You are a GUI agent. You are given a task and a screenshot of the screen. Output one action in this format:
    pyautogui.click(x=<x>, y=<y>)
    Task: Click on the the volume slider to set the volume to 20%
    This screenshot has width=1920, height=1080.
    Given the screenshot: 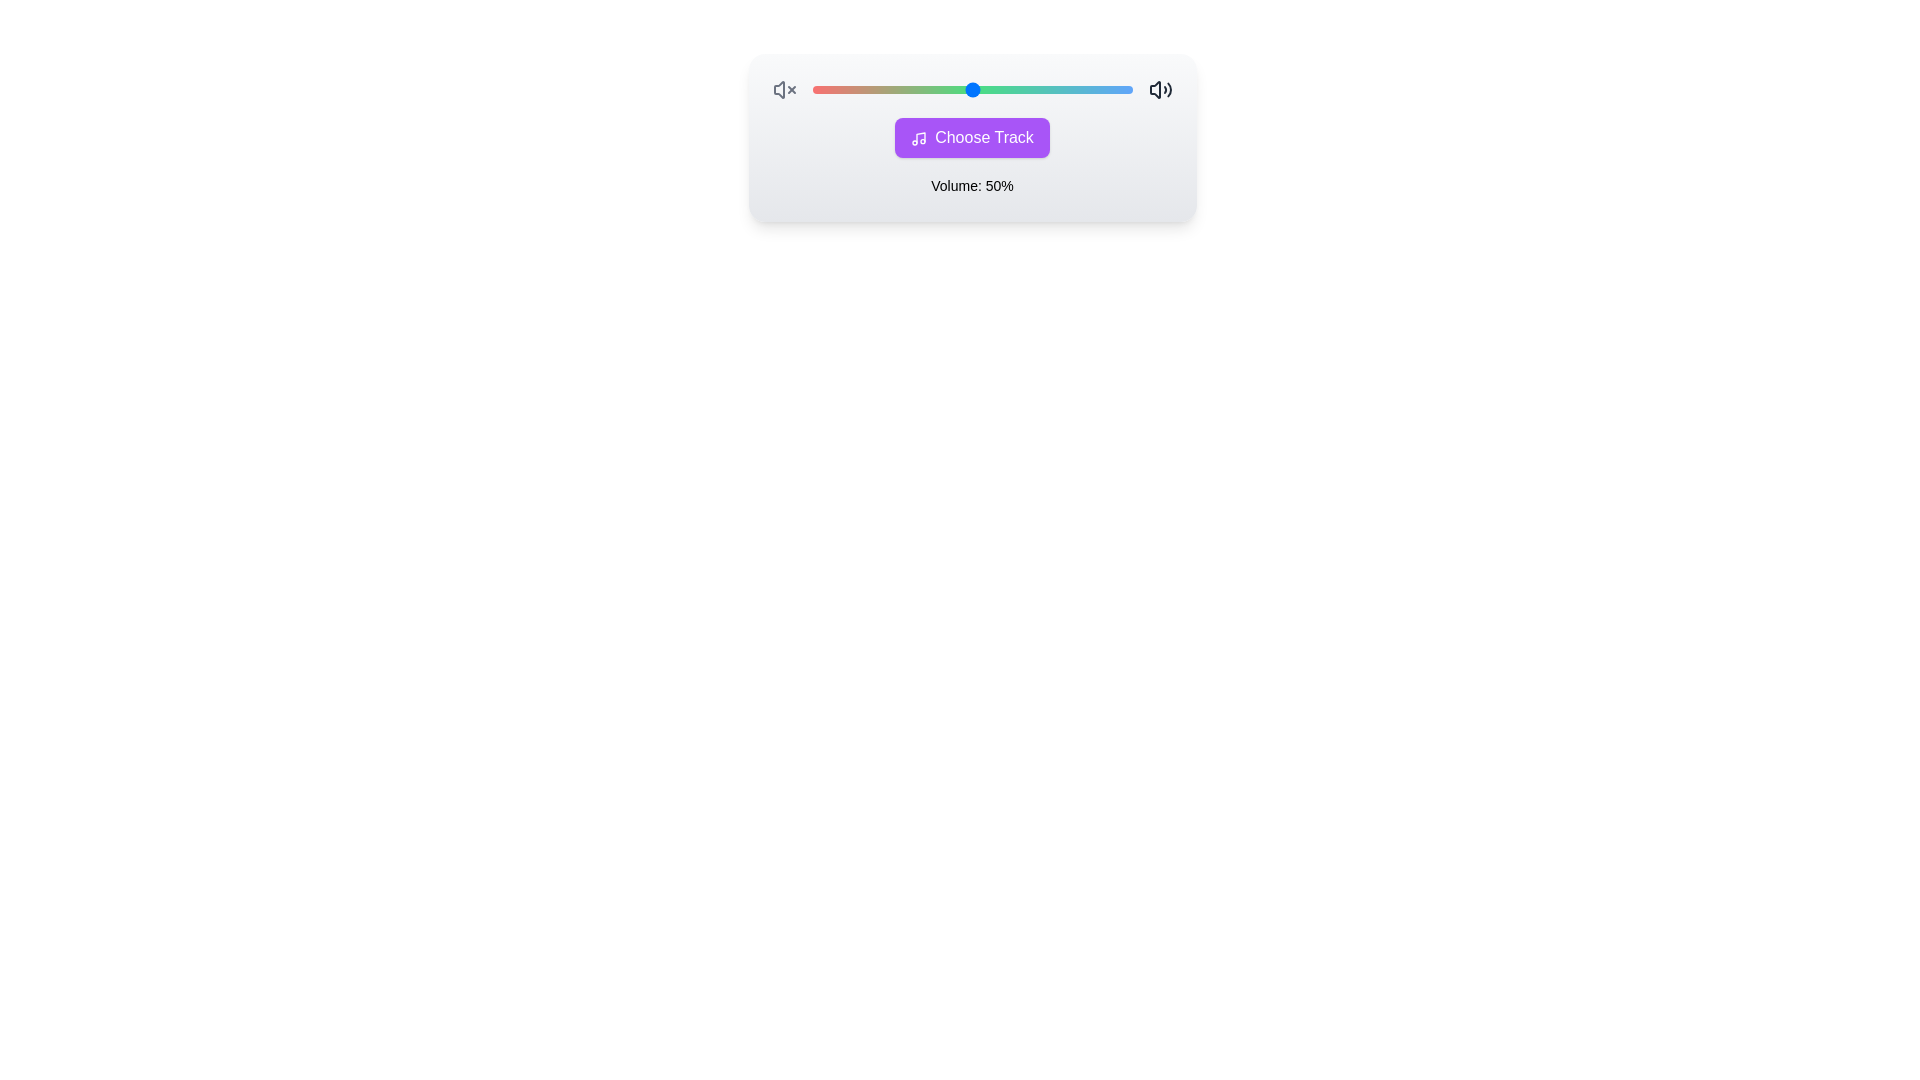 What is the action you would take?
    pyautogui.click(x=812, y=88)
    